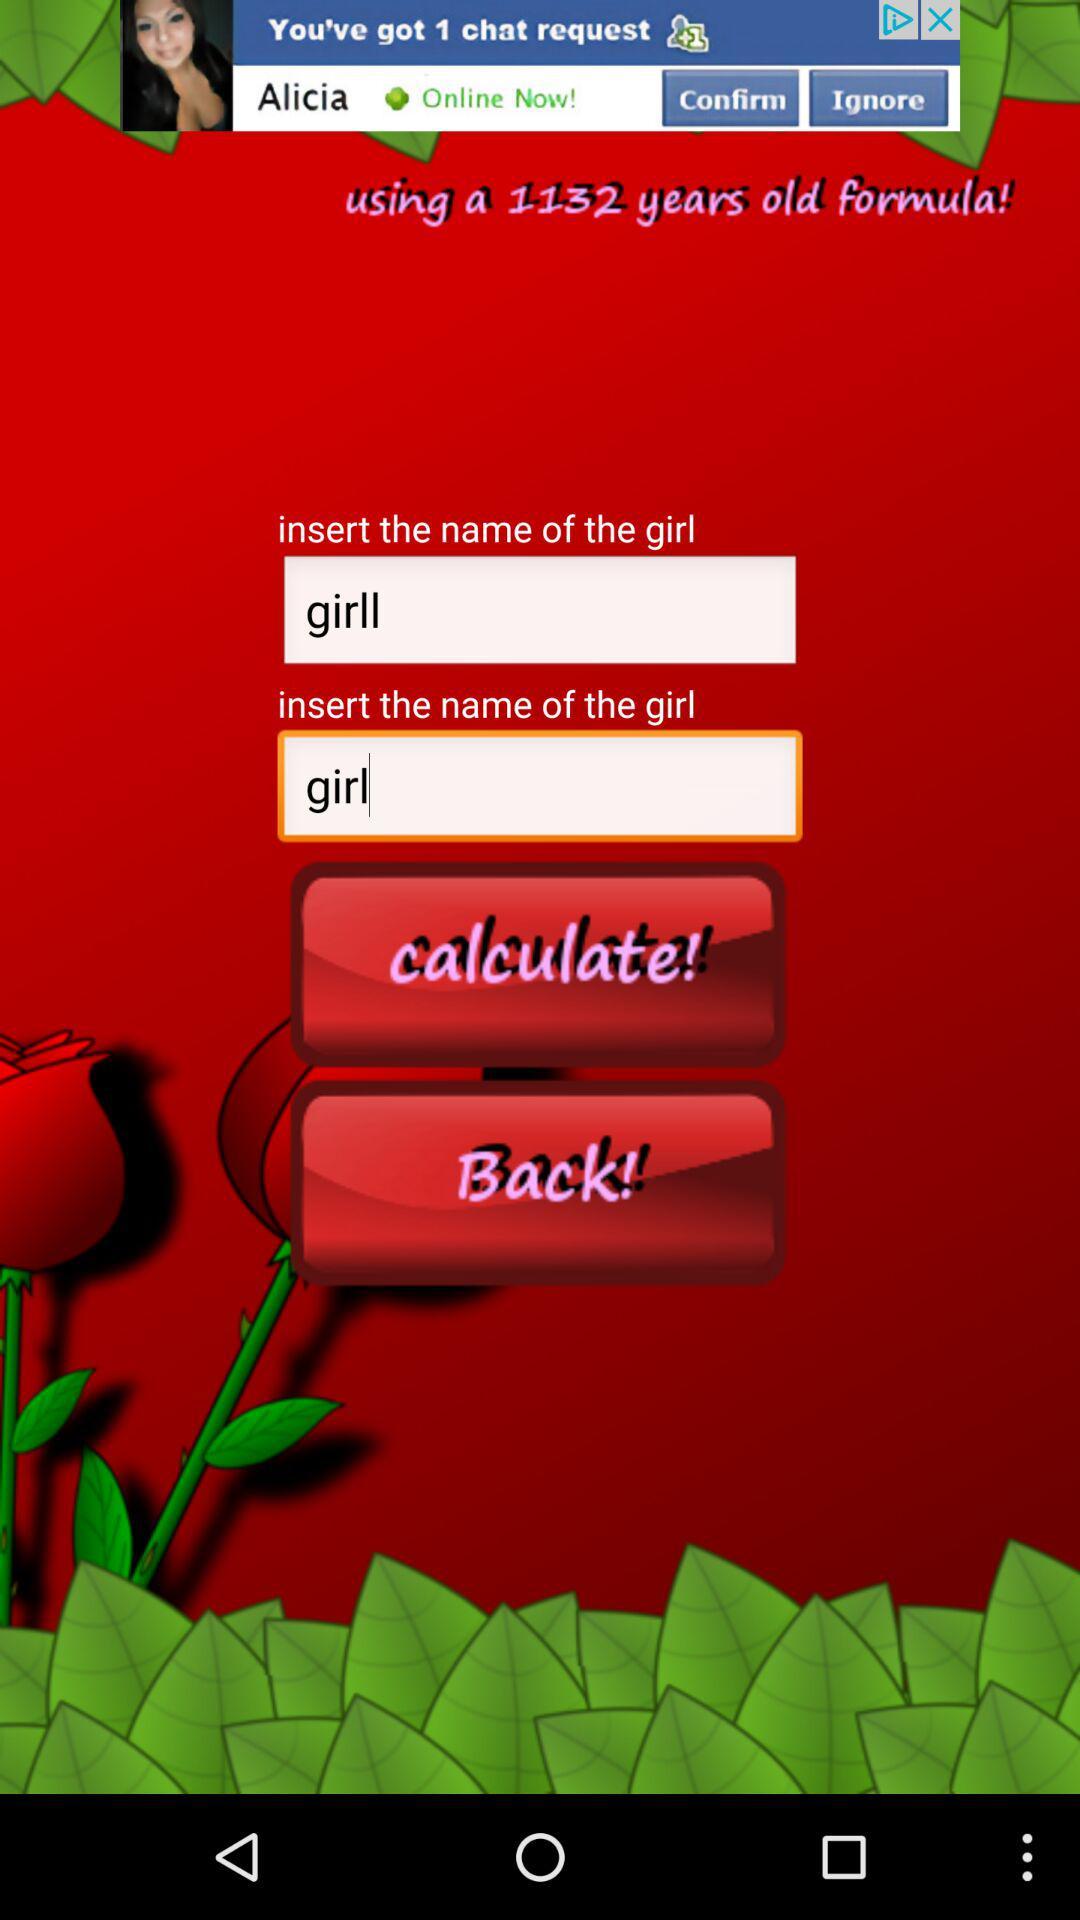  Describe the element at coordinates (540, 1181) in the screenshot. I see `go back` at that location.